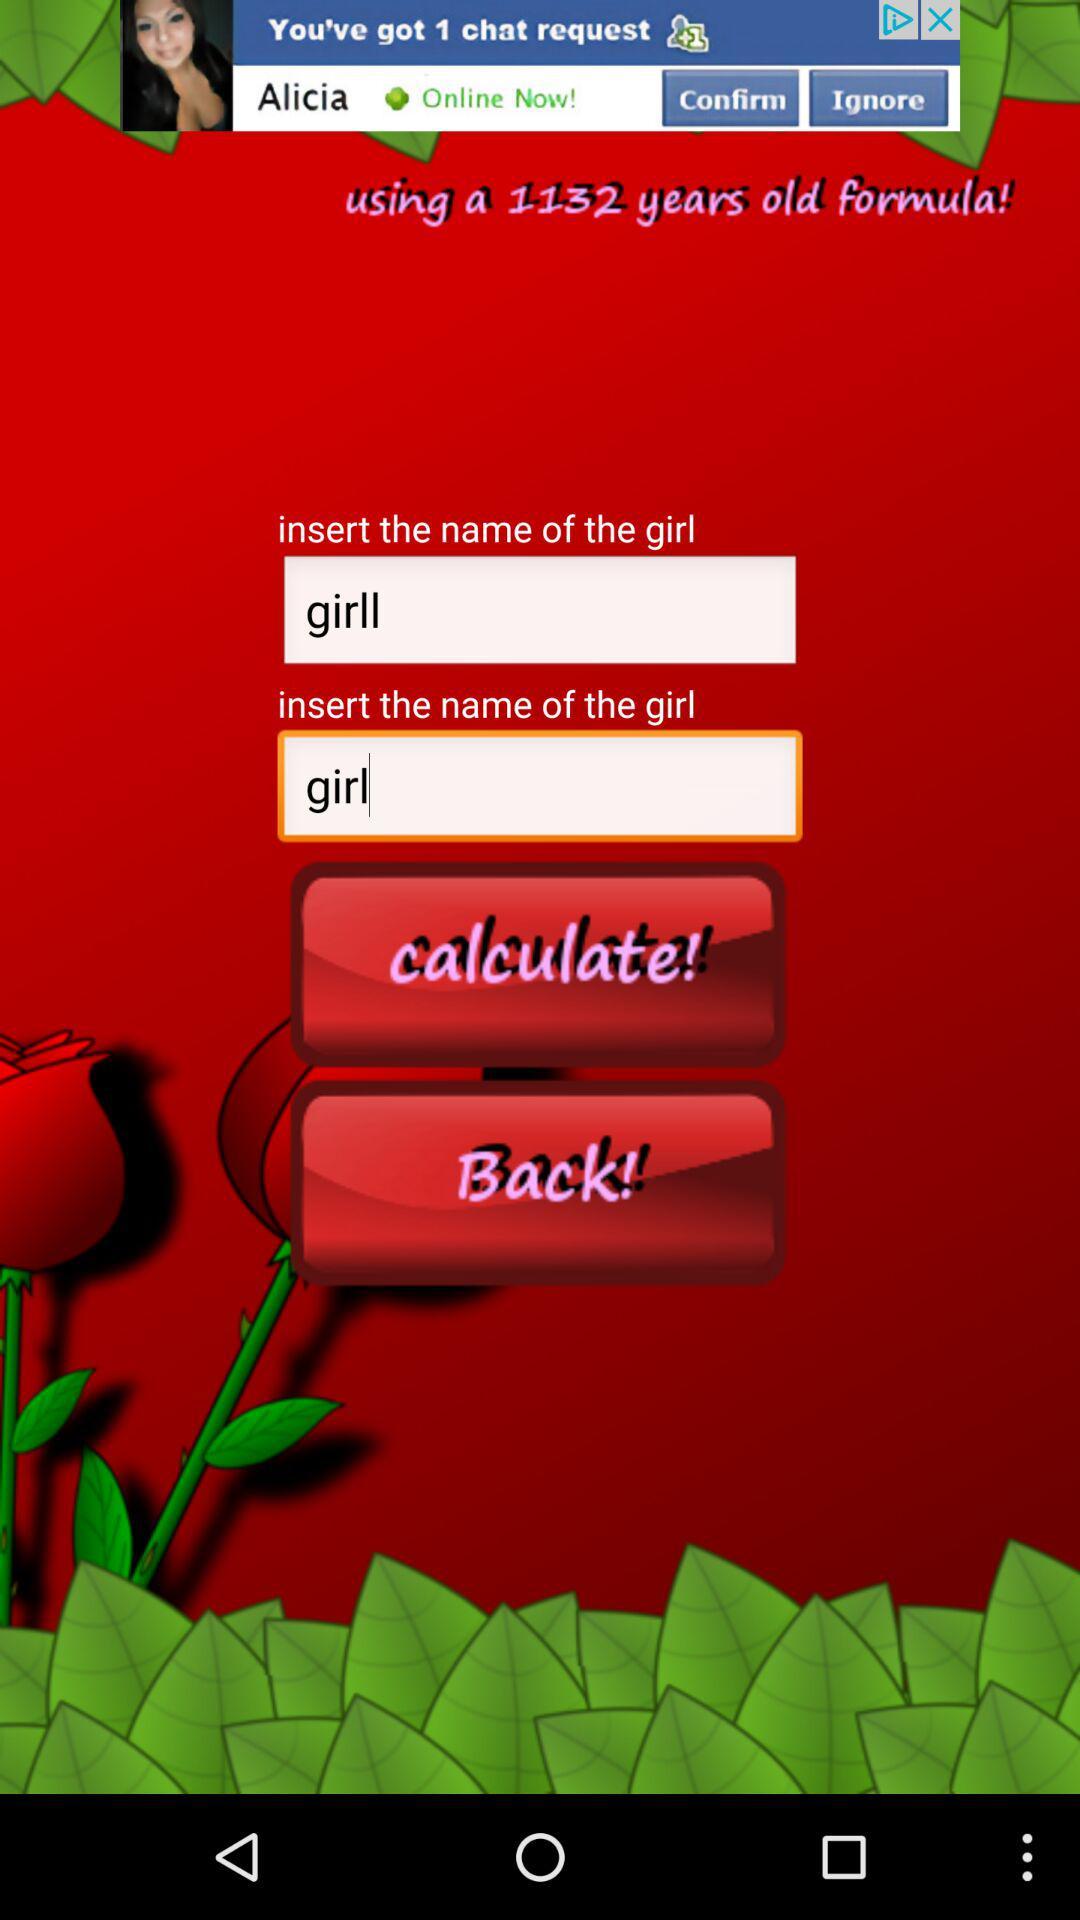  Describe the element at coordinates (540, 1181) in the screenshot. I see `go back` at that location.